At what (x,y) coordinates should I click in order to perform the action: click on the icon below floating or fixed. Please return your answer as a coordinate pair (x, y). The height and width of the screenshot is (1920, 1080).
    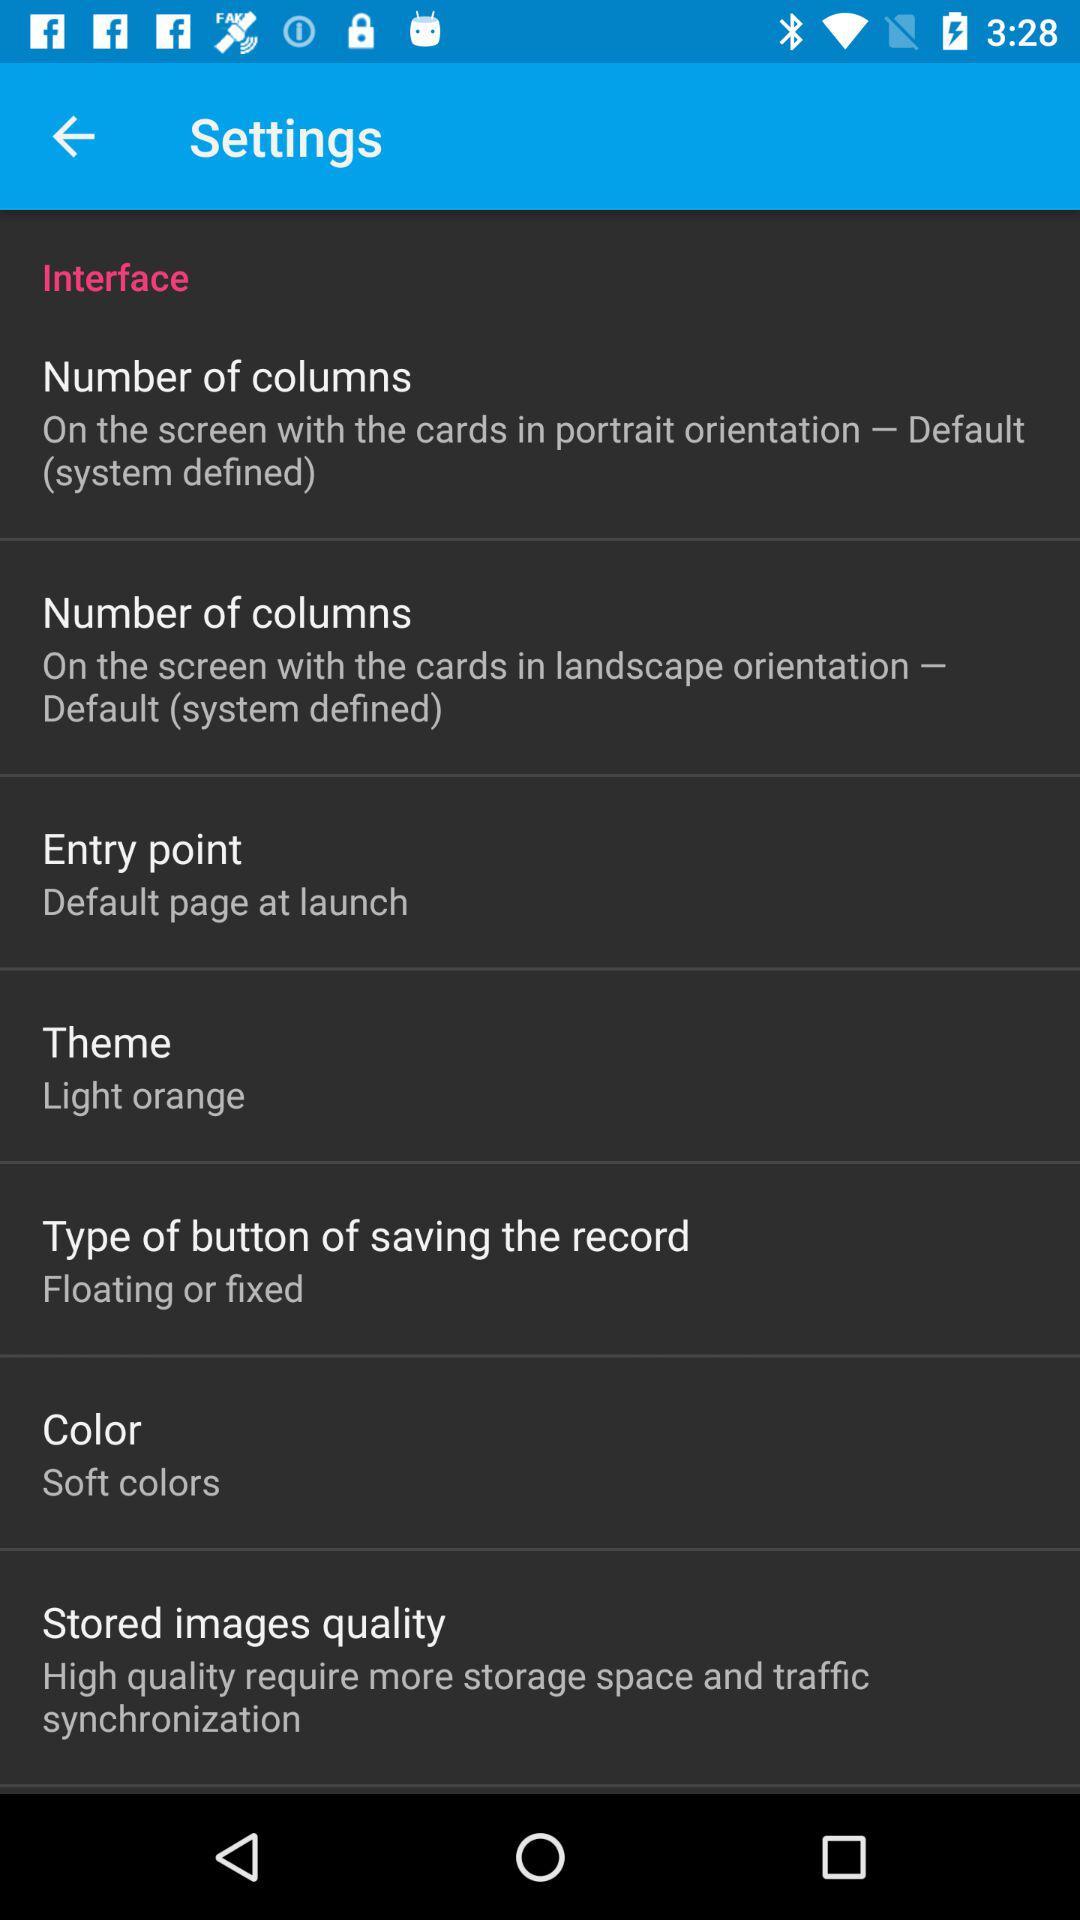
    Looking at the image, I should click on (91, 1427).